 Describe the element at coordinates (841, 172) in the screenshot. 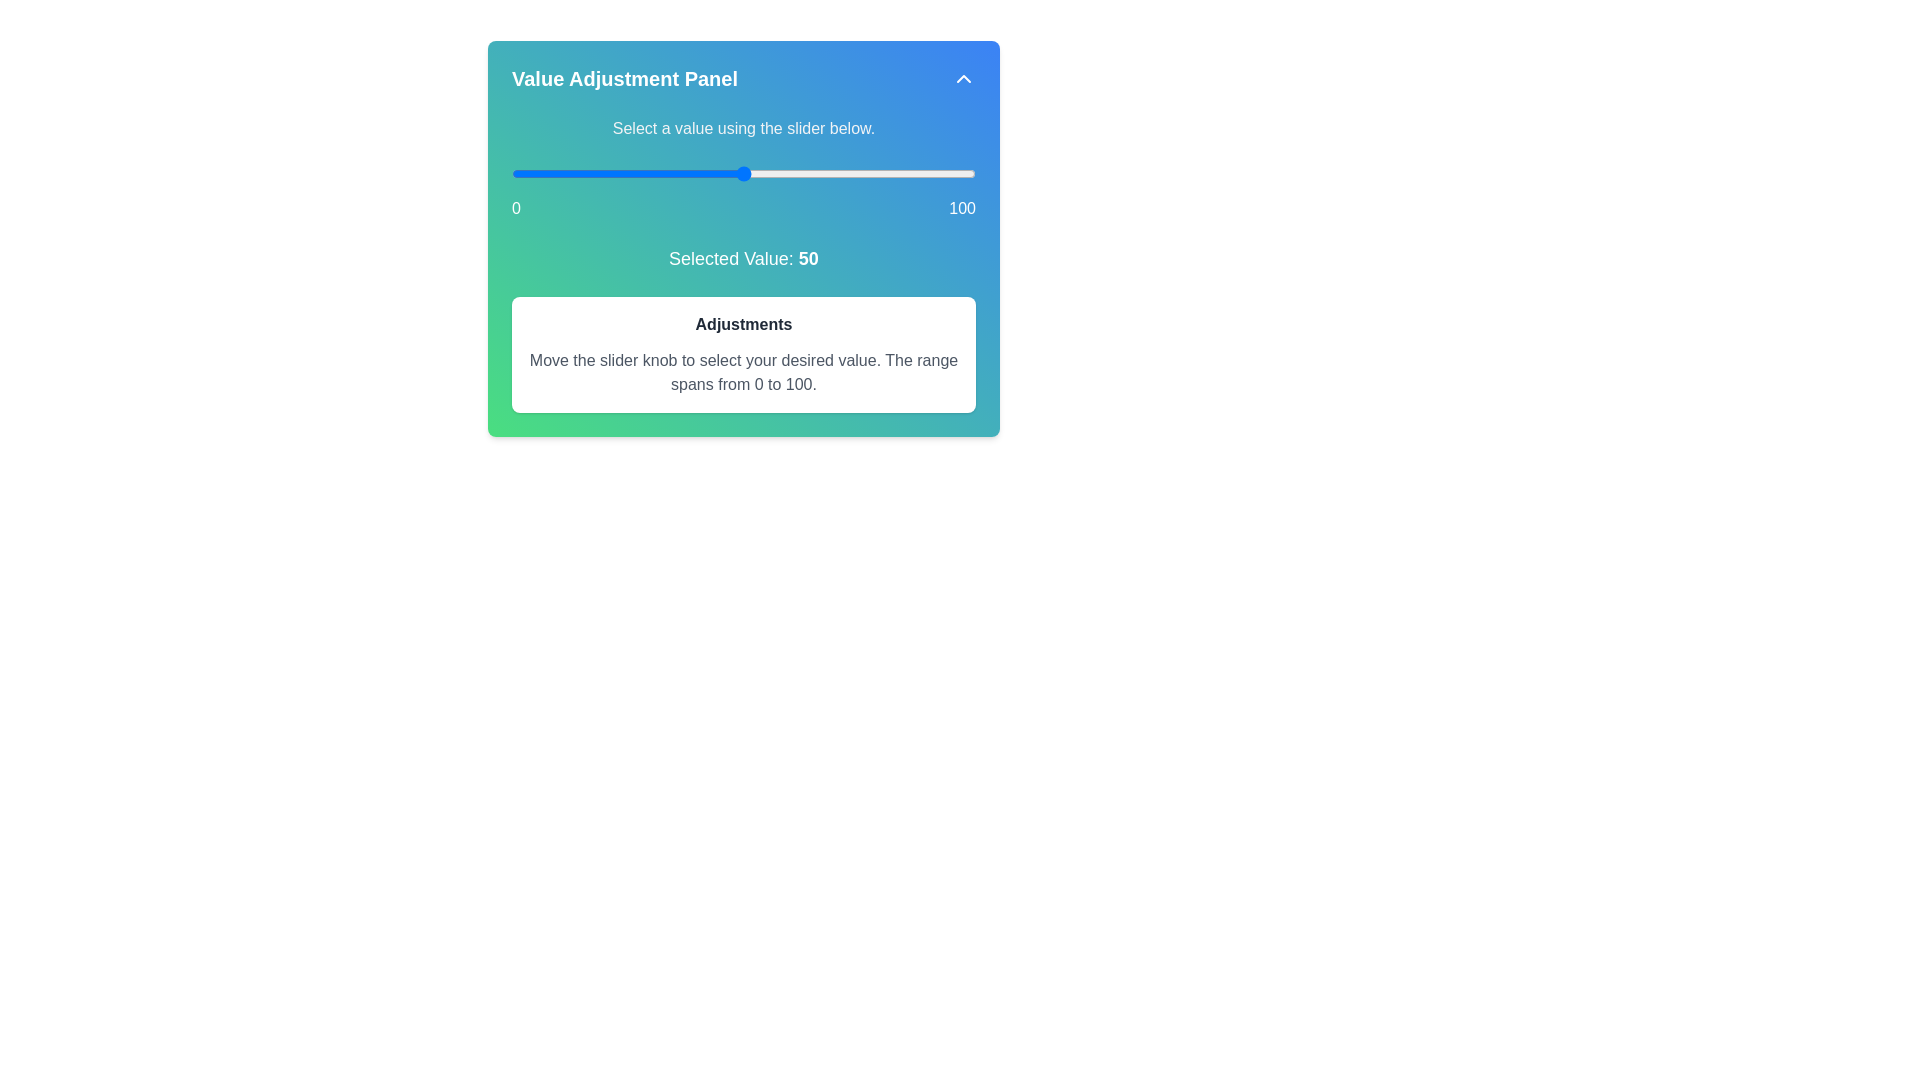

I see `the slider value` at that location.